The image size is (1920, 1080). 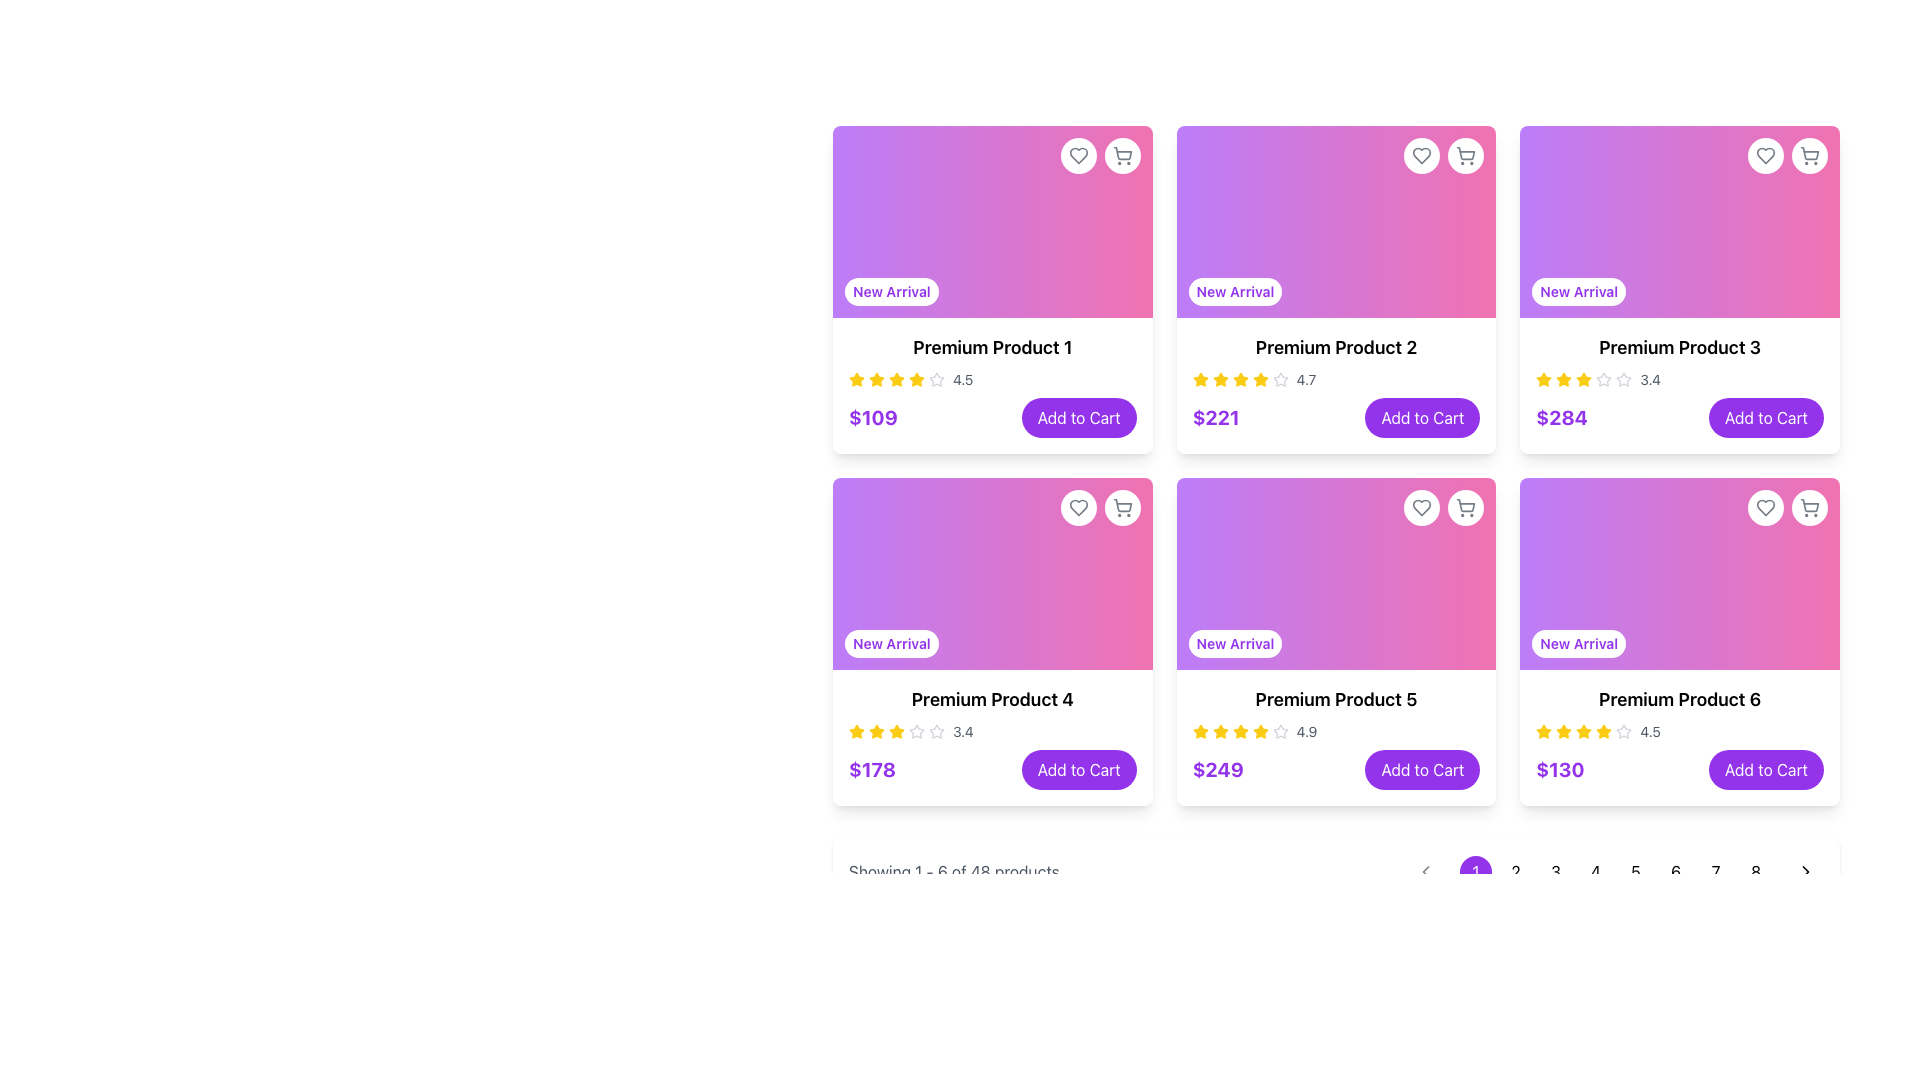 What do you see at coordinates (1604, 731) in the screenshot?
I see `the first yellow star icon in the graphical rating system for the product card of 'Premium Product 6', located in the bottom left area above the numerical rating` at bounding box center [1604, 731].